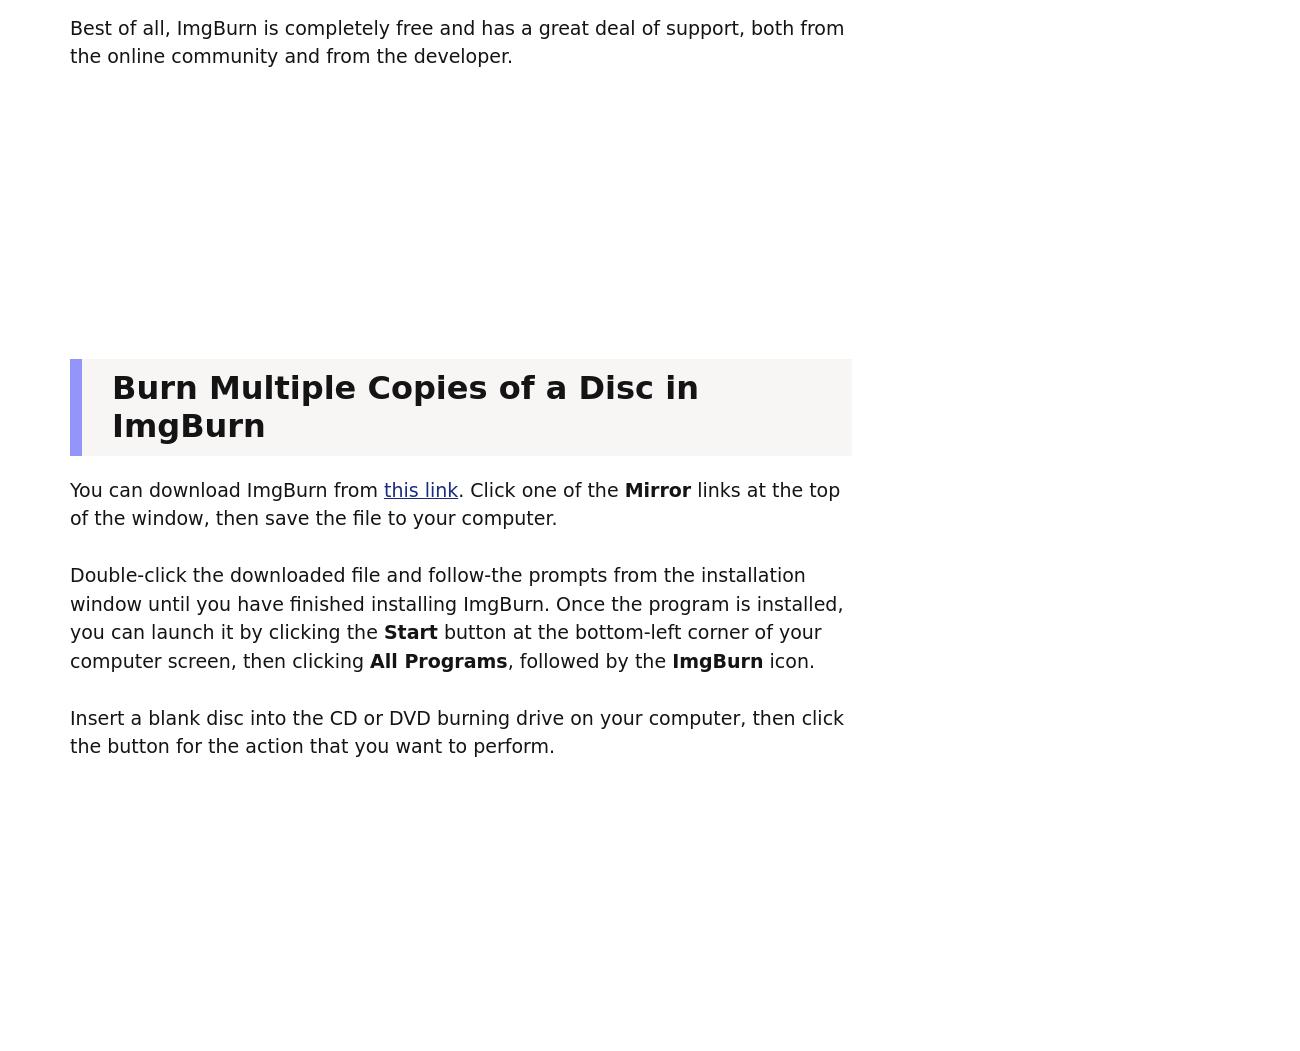 This screenshot has height=1051, width=1300. What do you see at coordinates (382, 489) in the screenshot?
I see `'this link'` at bounding box center [382, 489].